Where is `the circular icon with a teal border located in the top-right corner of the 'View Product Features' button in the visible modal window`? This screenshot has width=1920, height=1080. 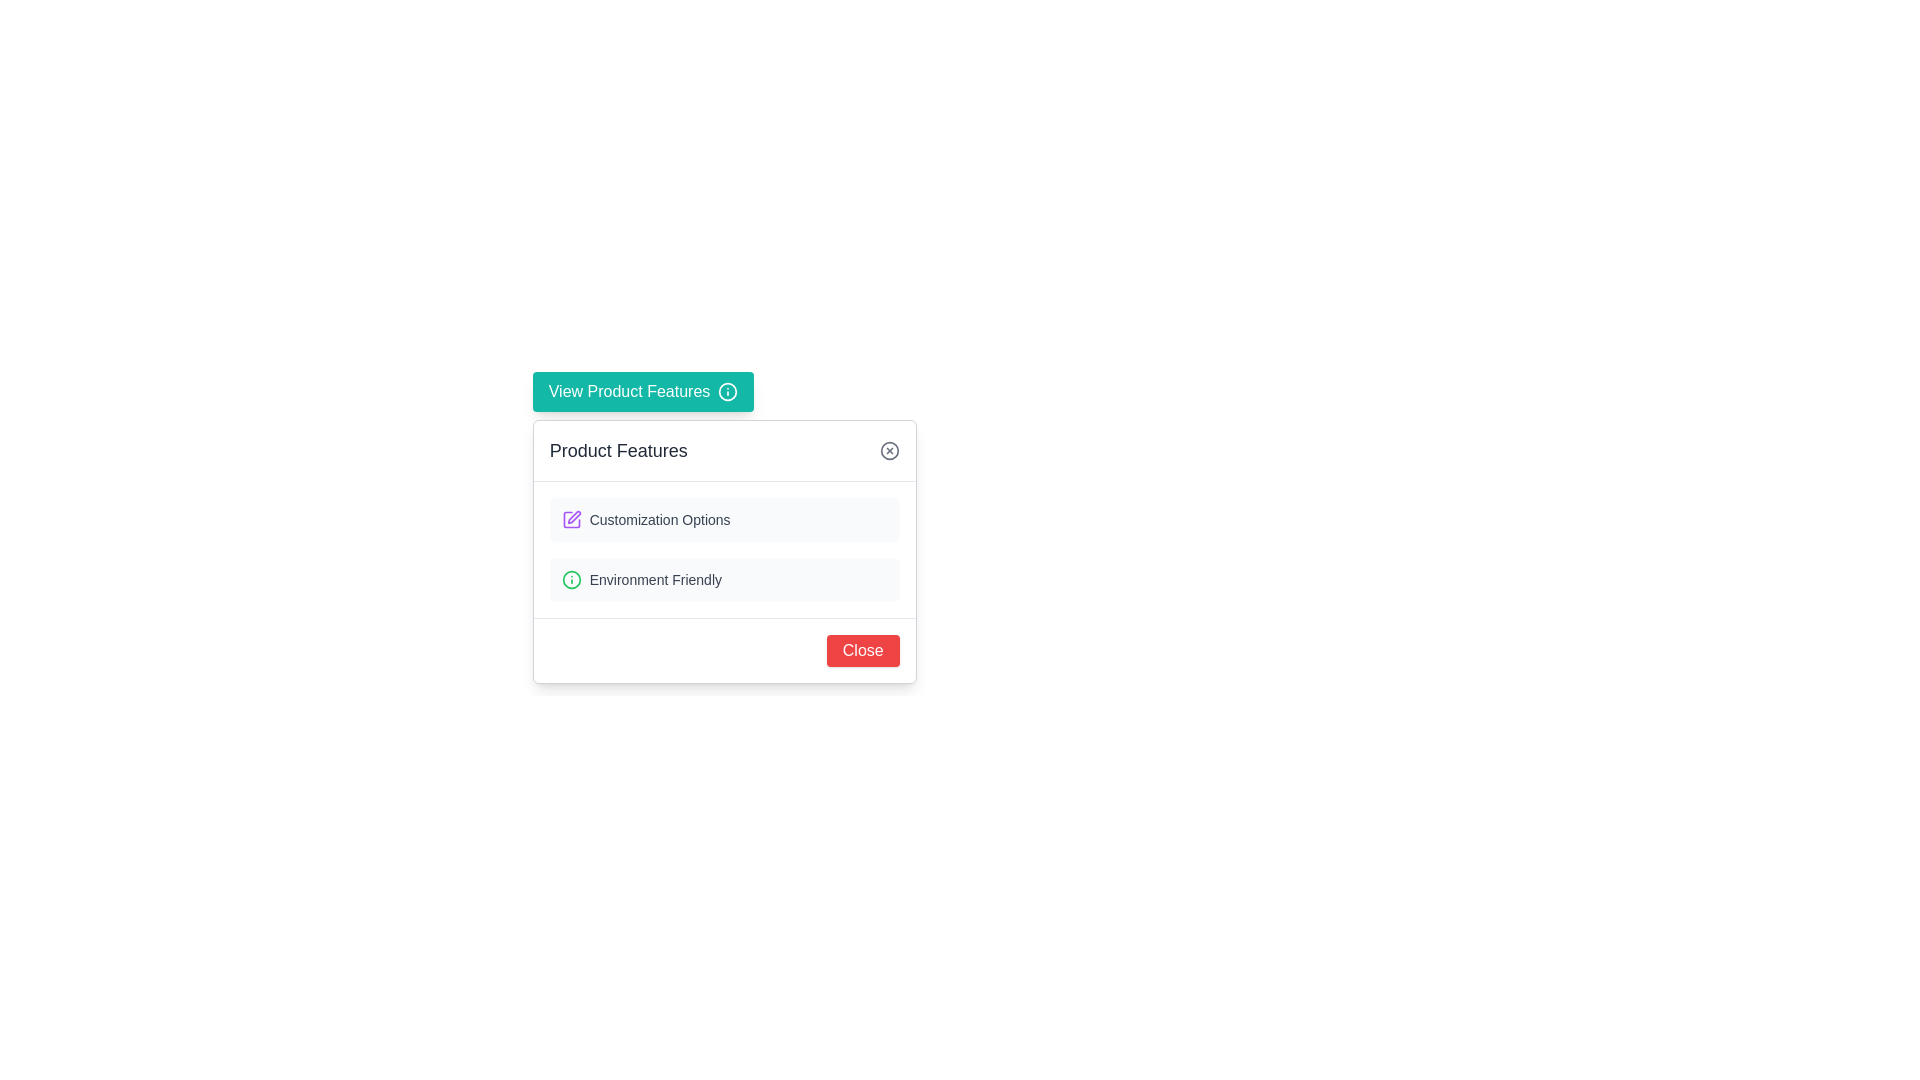
the circular icon with a teal border located in the top-right corner of the 'View Product Features' button in the visible modal window is located at coordinates (727, 392).